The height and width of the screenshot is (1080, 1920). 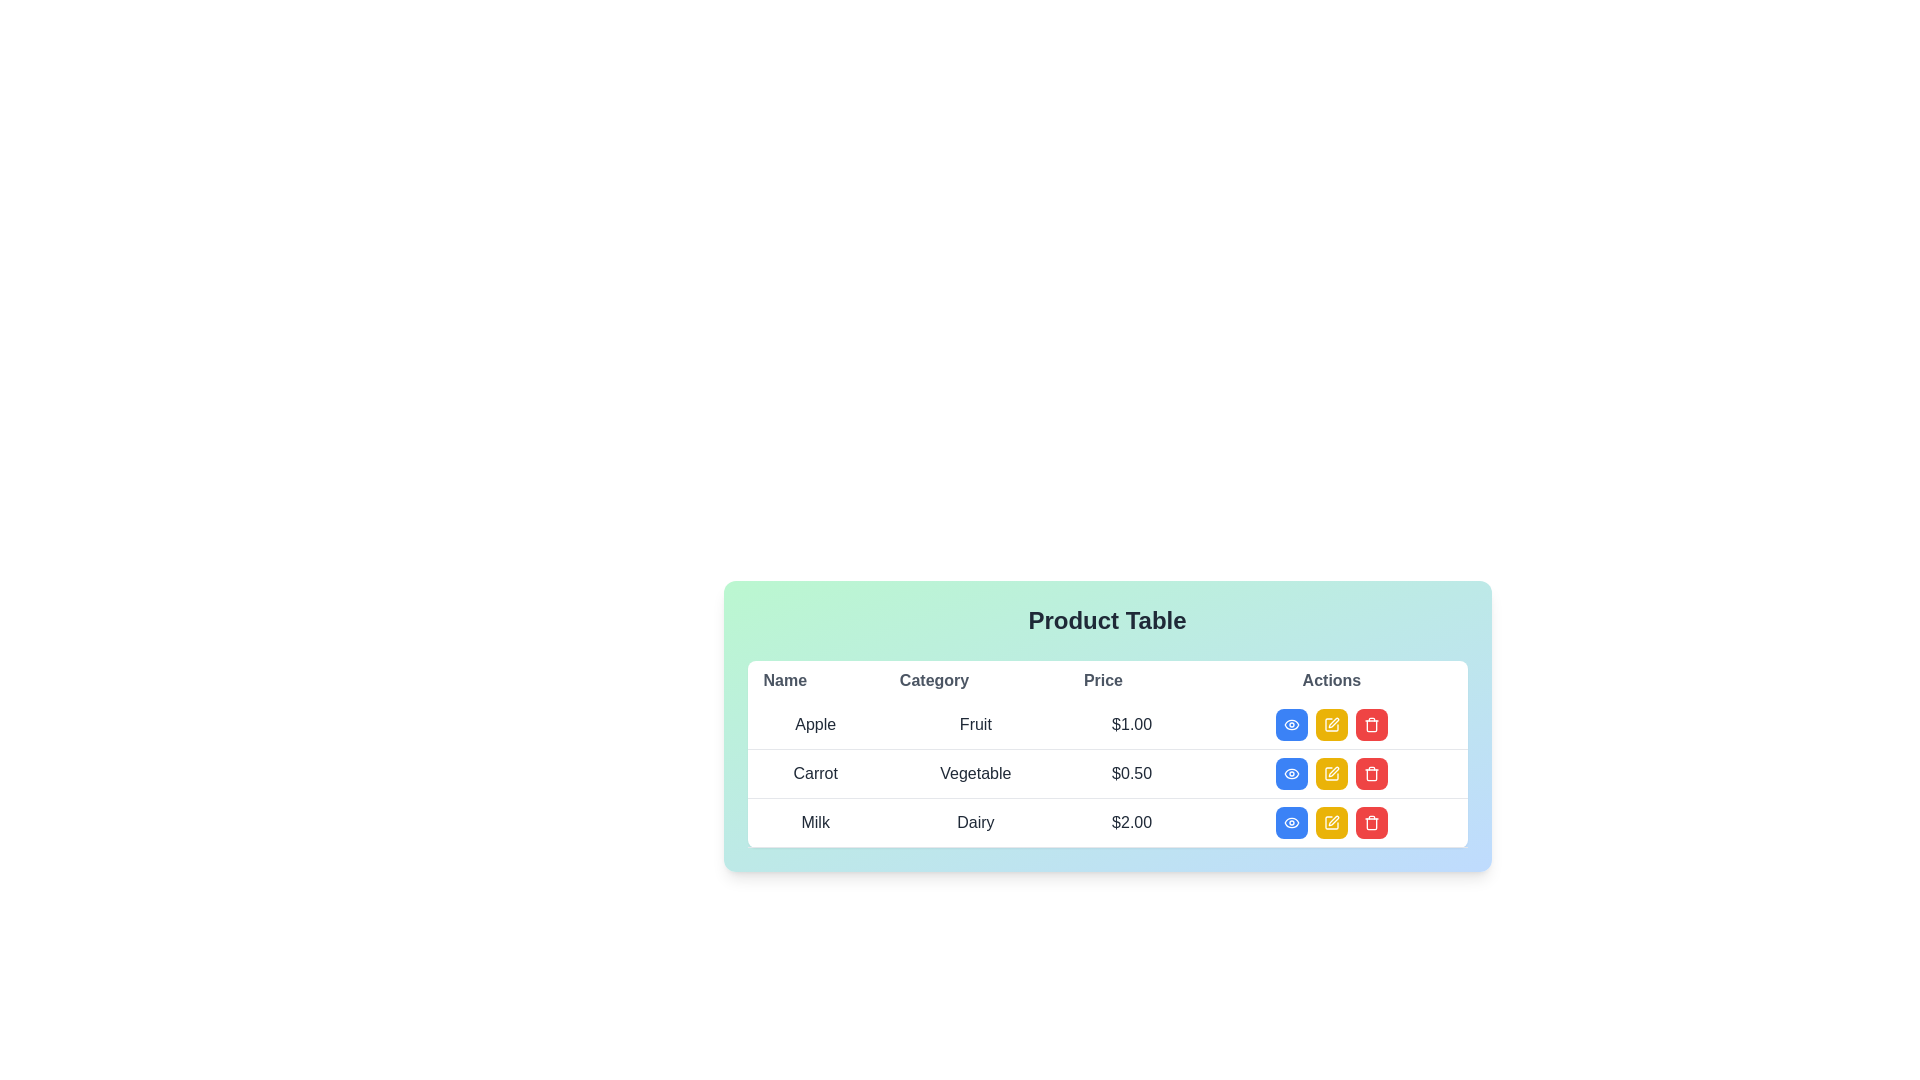 What do you see at coordinates (1291, 822) in the screenshot?
I see `the first button in the 'Actions' column of the bottommost row of the table` at bounding box center [1291, 822].